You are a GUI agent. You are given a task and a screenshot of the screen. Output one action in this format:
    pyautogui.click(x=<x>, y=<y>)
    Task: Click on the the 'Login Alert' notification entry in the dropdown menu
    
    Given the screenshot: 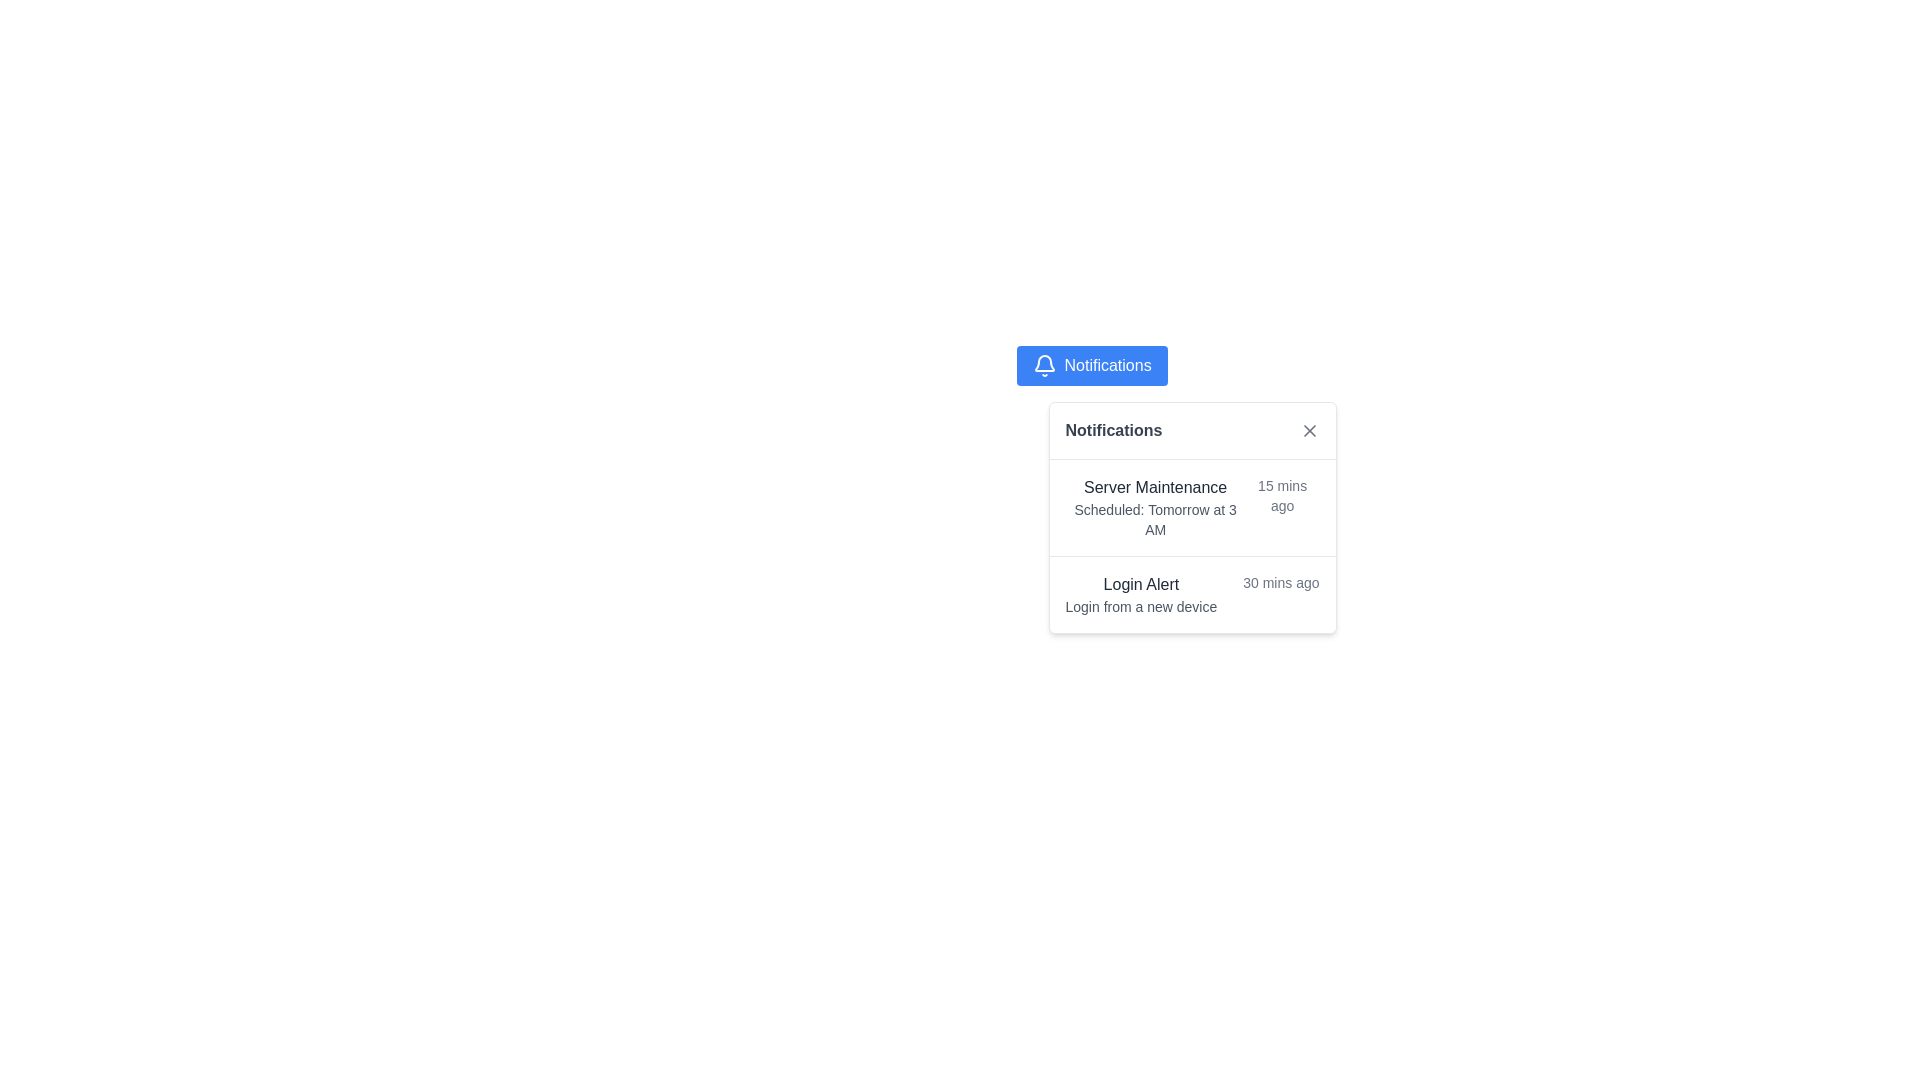 What is the action you would take?
    pyautogui.click(x=1192, y=593)
    